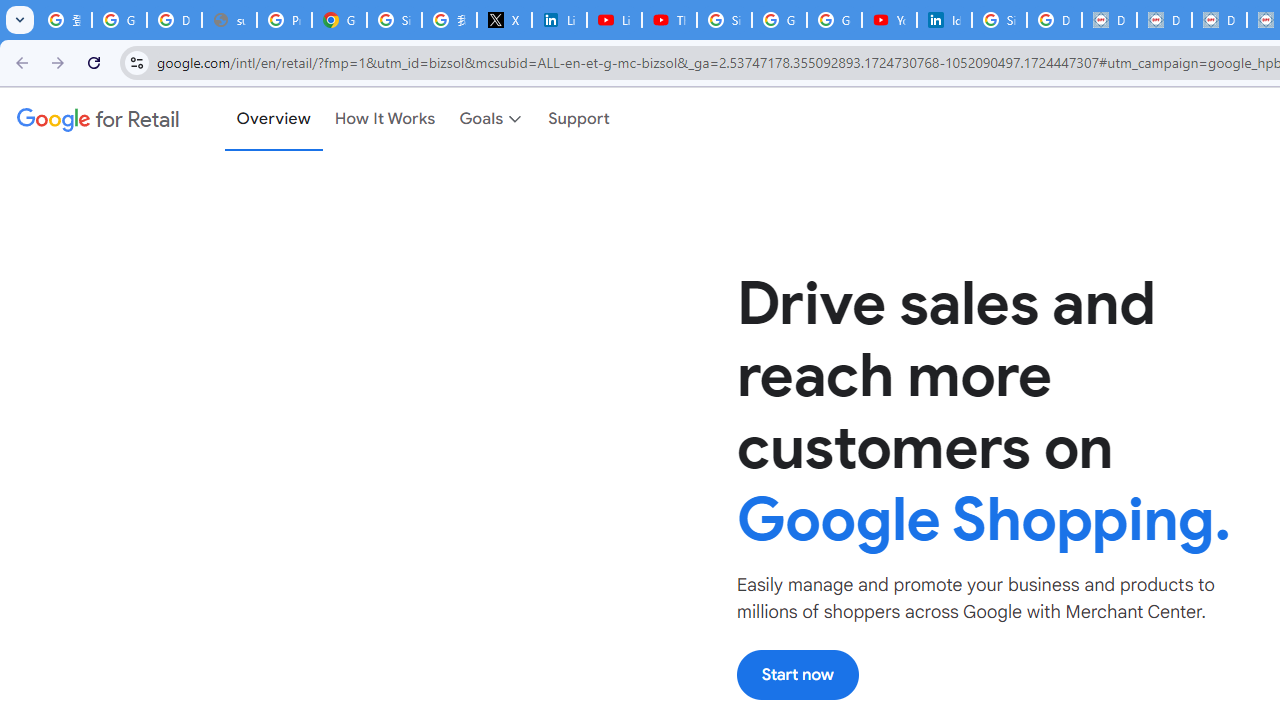 This screenshot has width=1280, height=720. What do you see at coordinates (492, 119) in the screenshot?
I see `'Goals'` at bounding box center [492, 119].